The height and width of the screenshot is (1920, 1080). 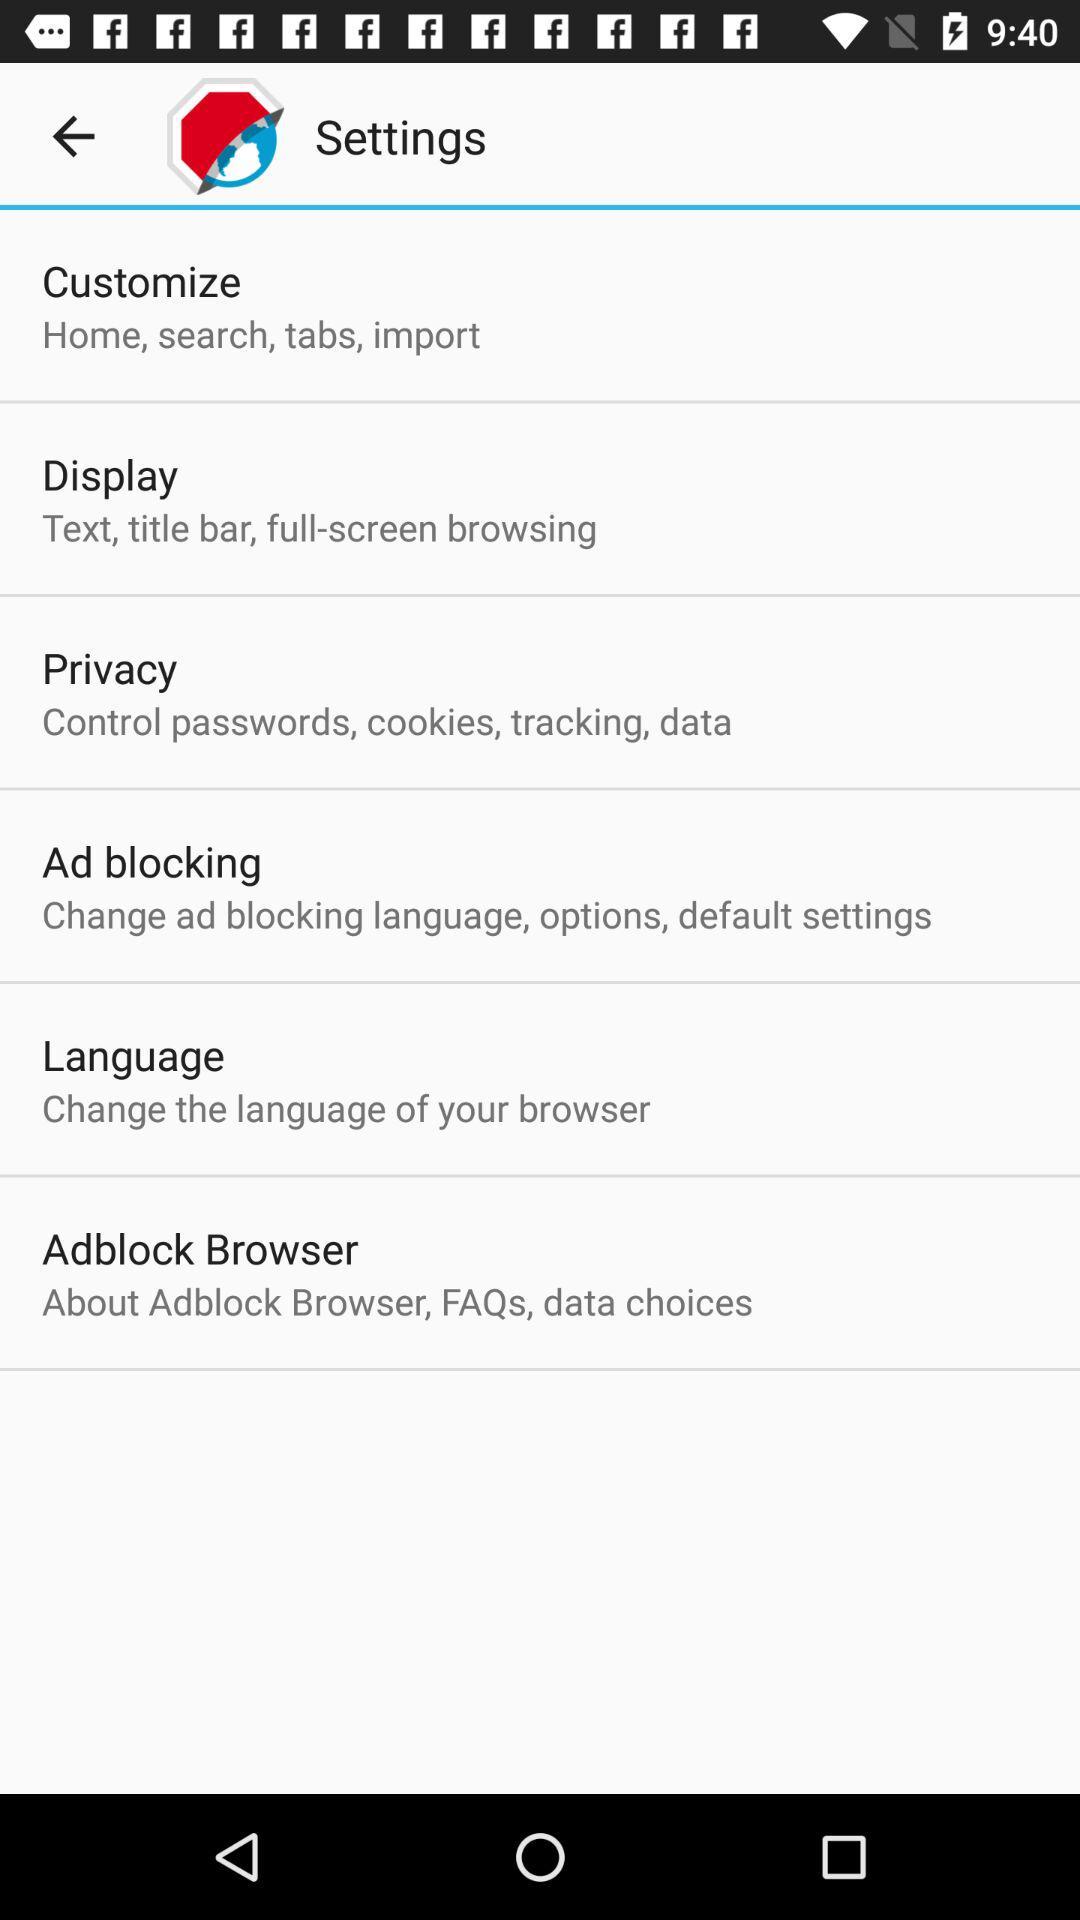 I want to click on the icon above control passwords cookies icon, so click(x=109, y=667).